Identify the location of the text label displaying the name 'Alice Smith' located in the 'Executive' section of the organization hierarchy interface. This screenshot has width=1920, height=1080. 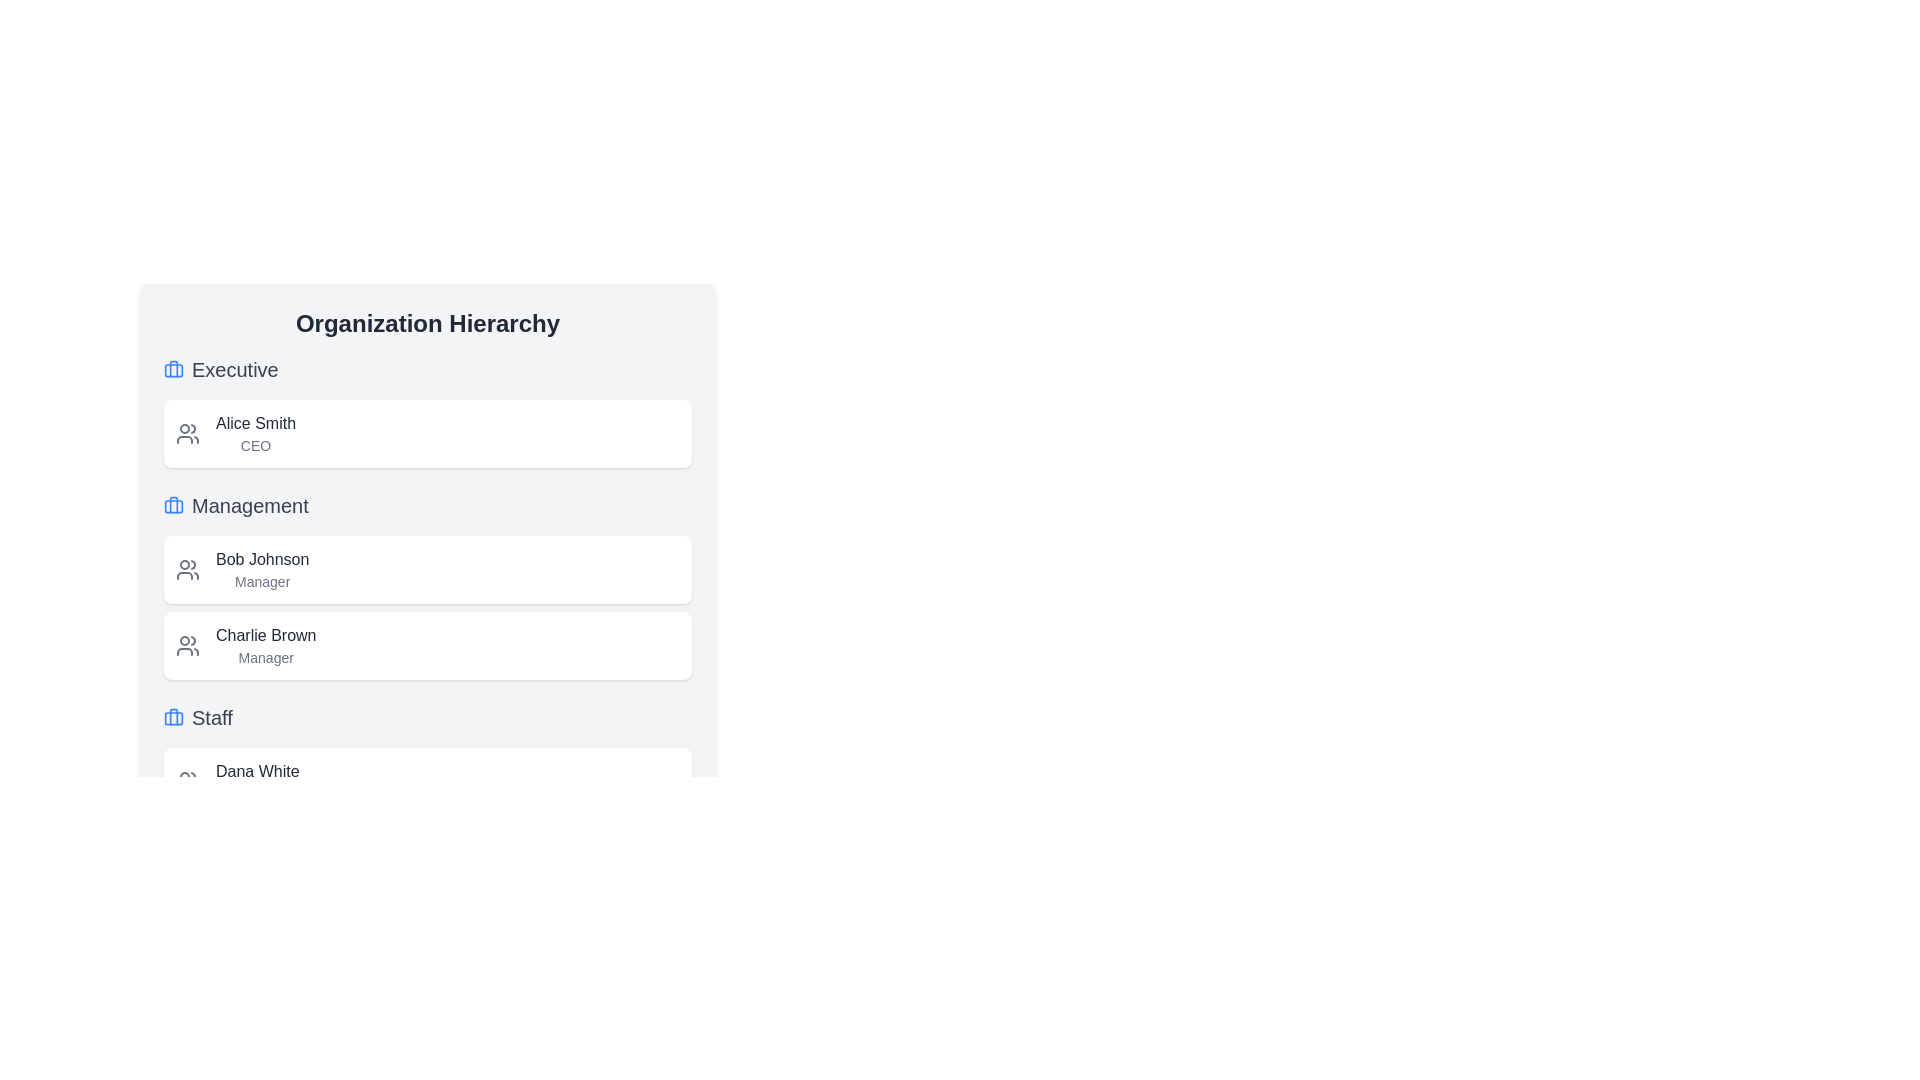
(254, 423).